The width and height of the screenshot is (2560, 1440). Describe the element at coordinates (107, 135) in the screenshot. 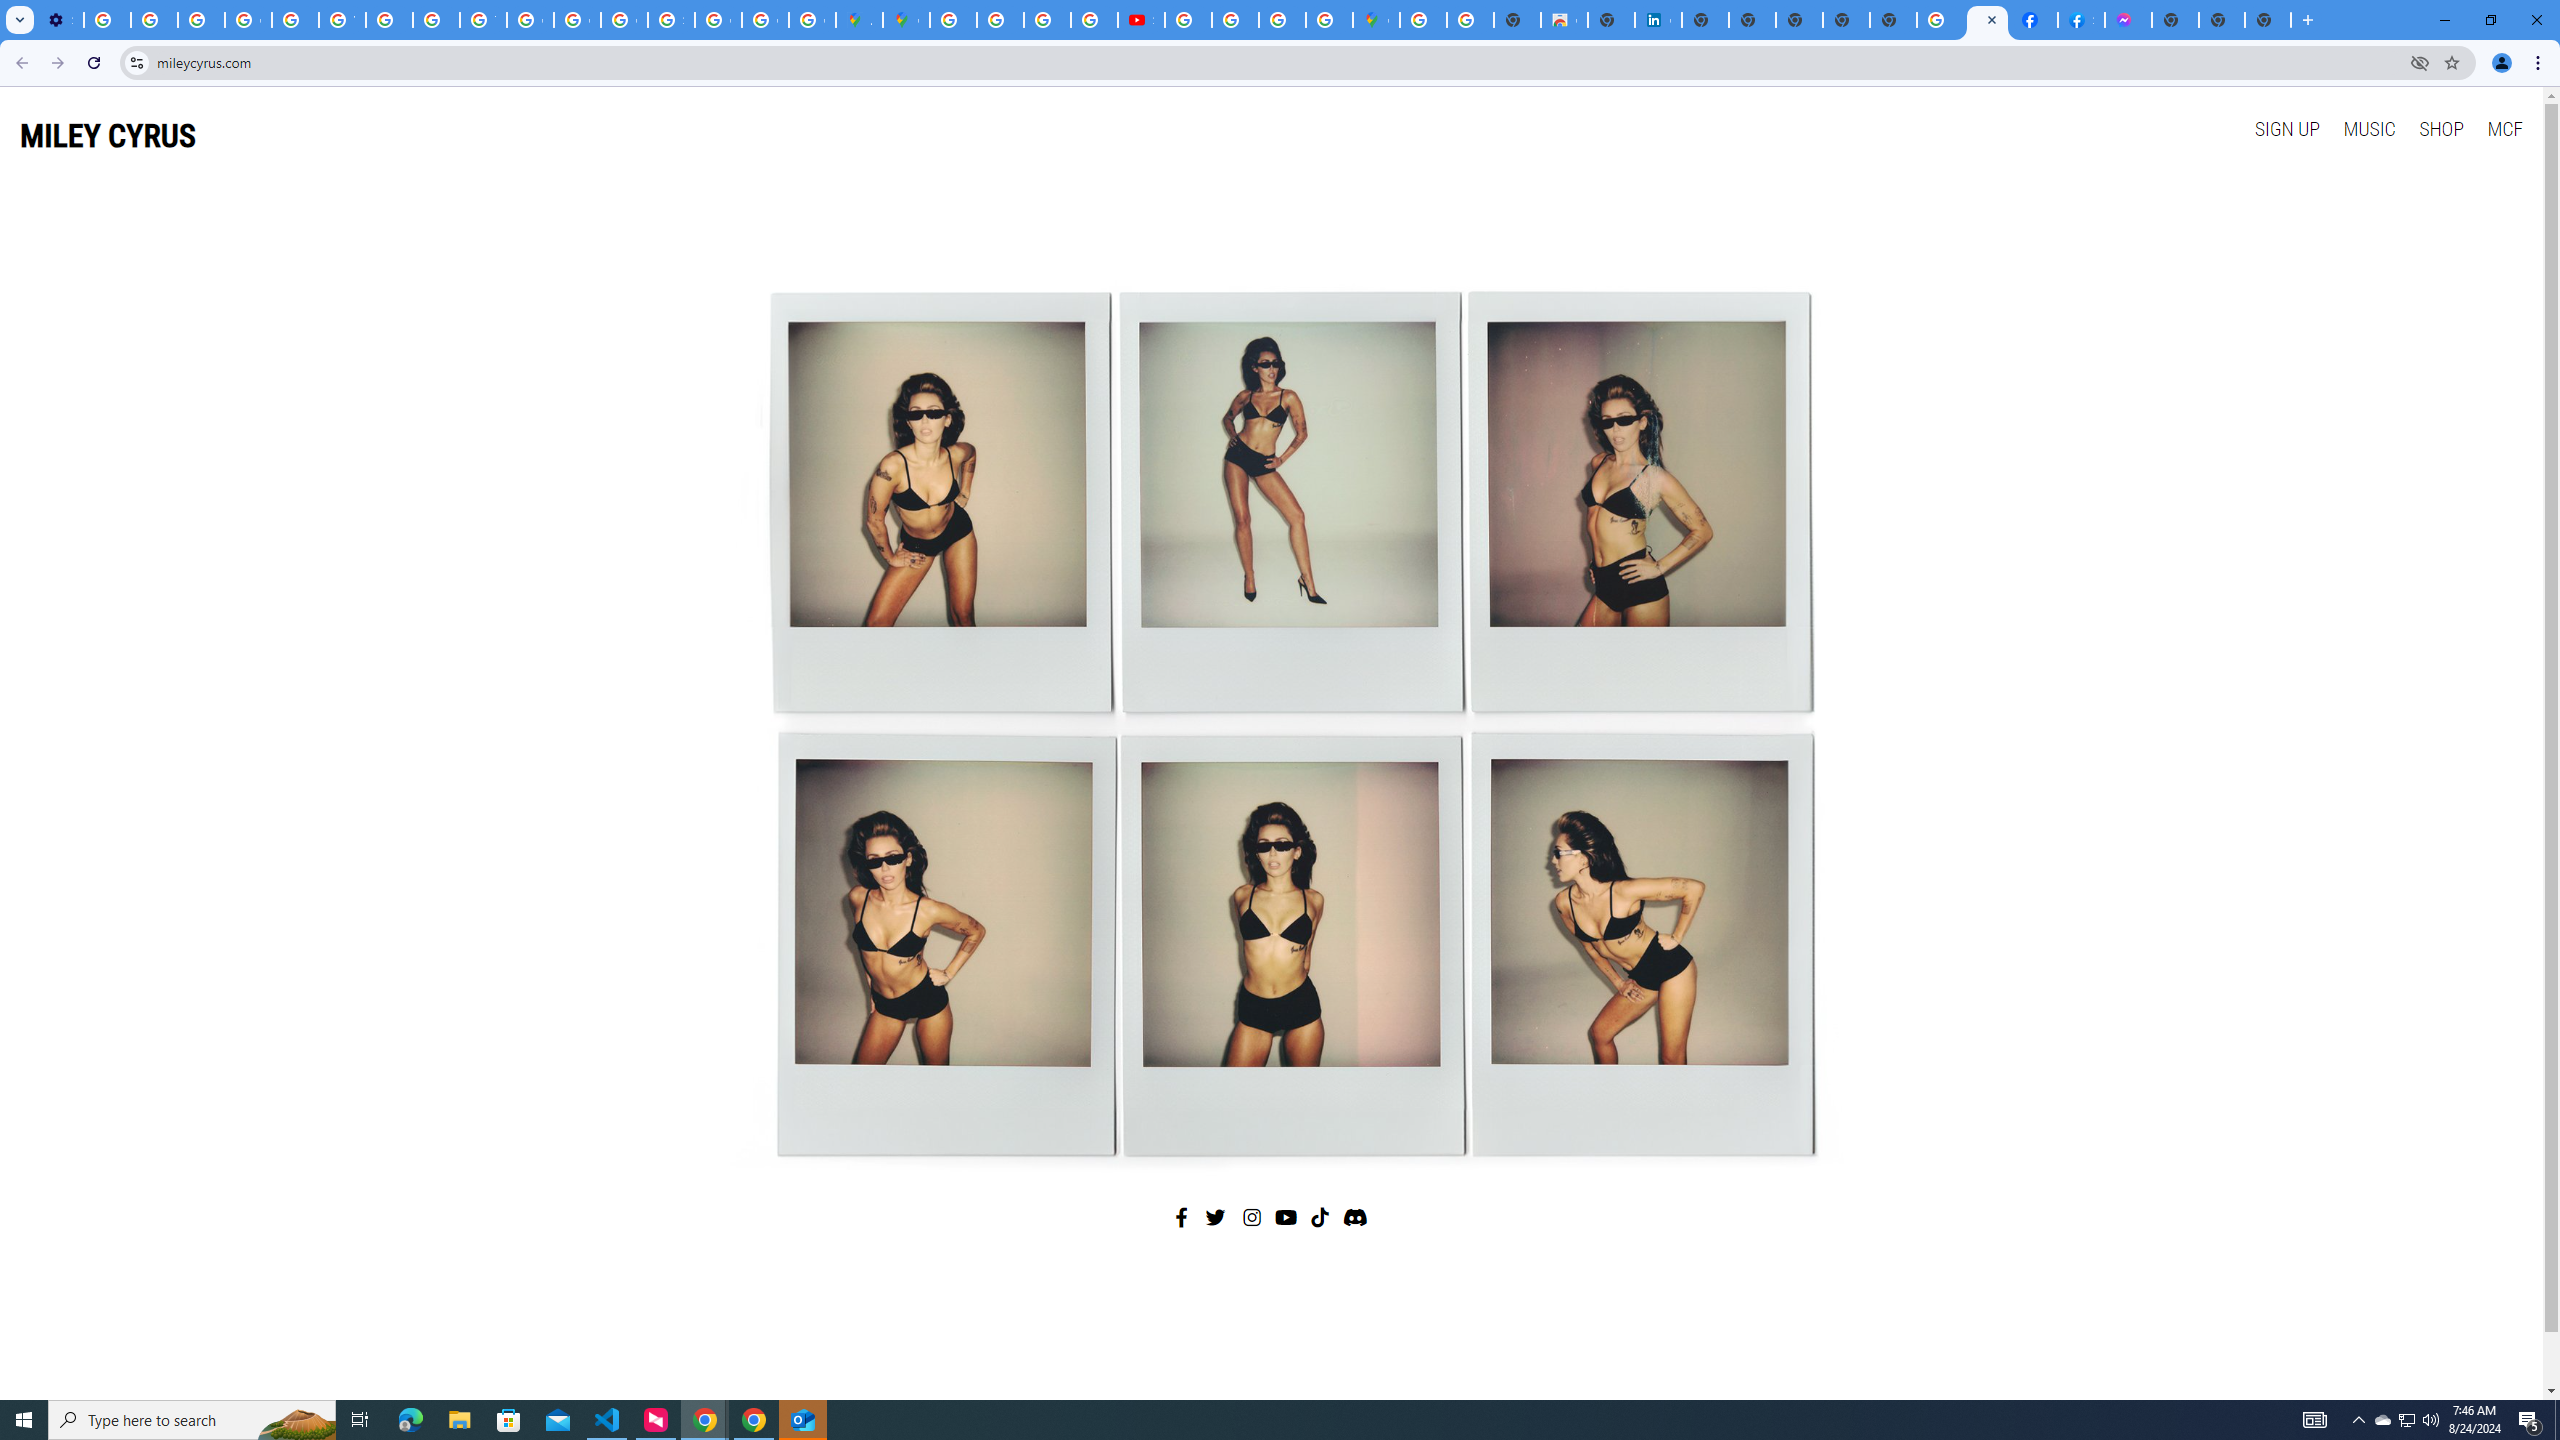

I see `'MILEY CYRUS'` at that location.